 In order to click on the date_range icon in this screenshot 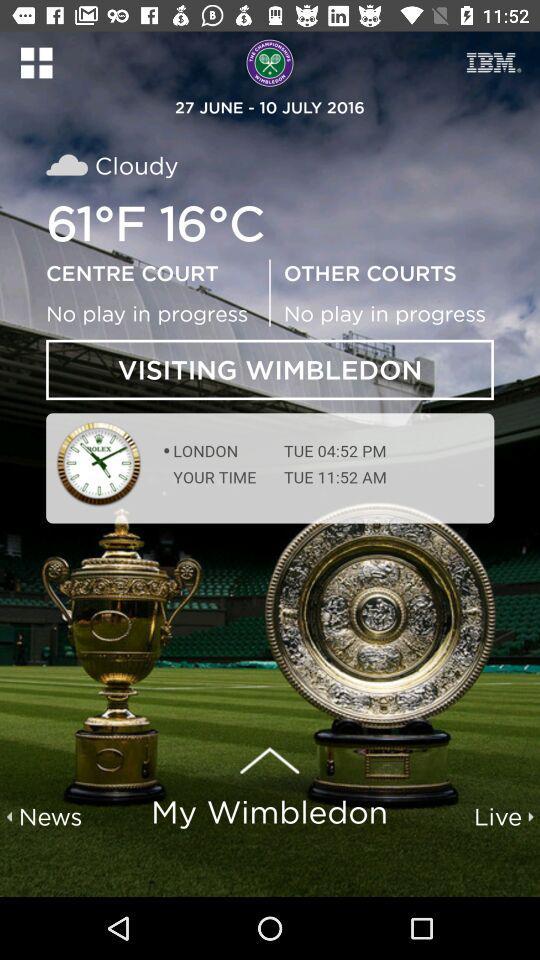, I will do `click(493, 62)`.